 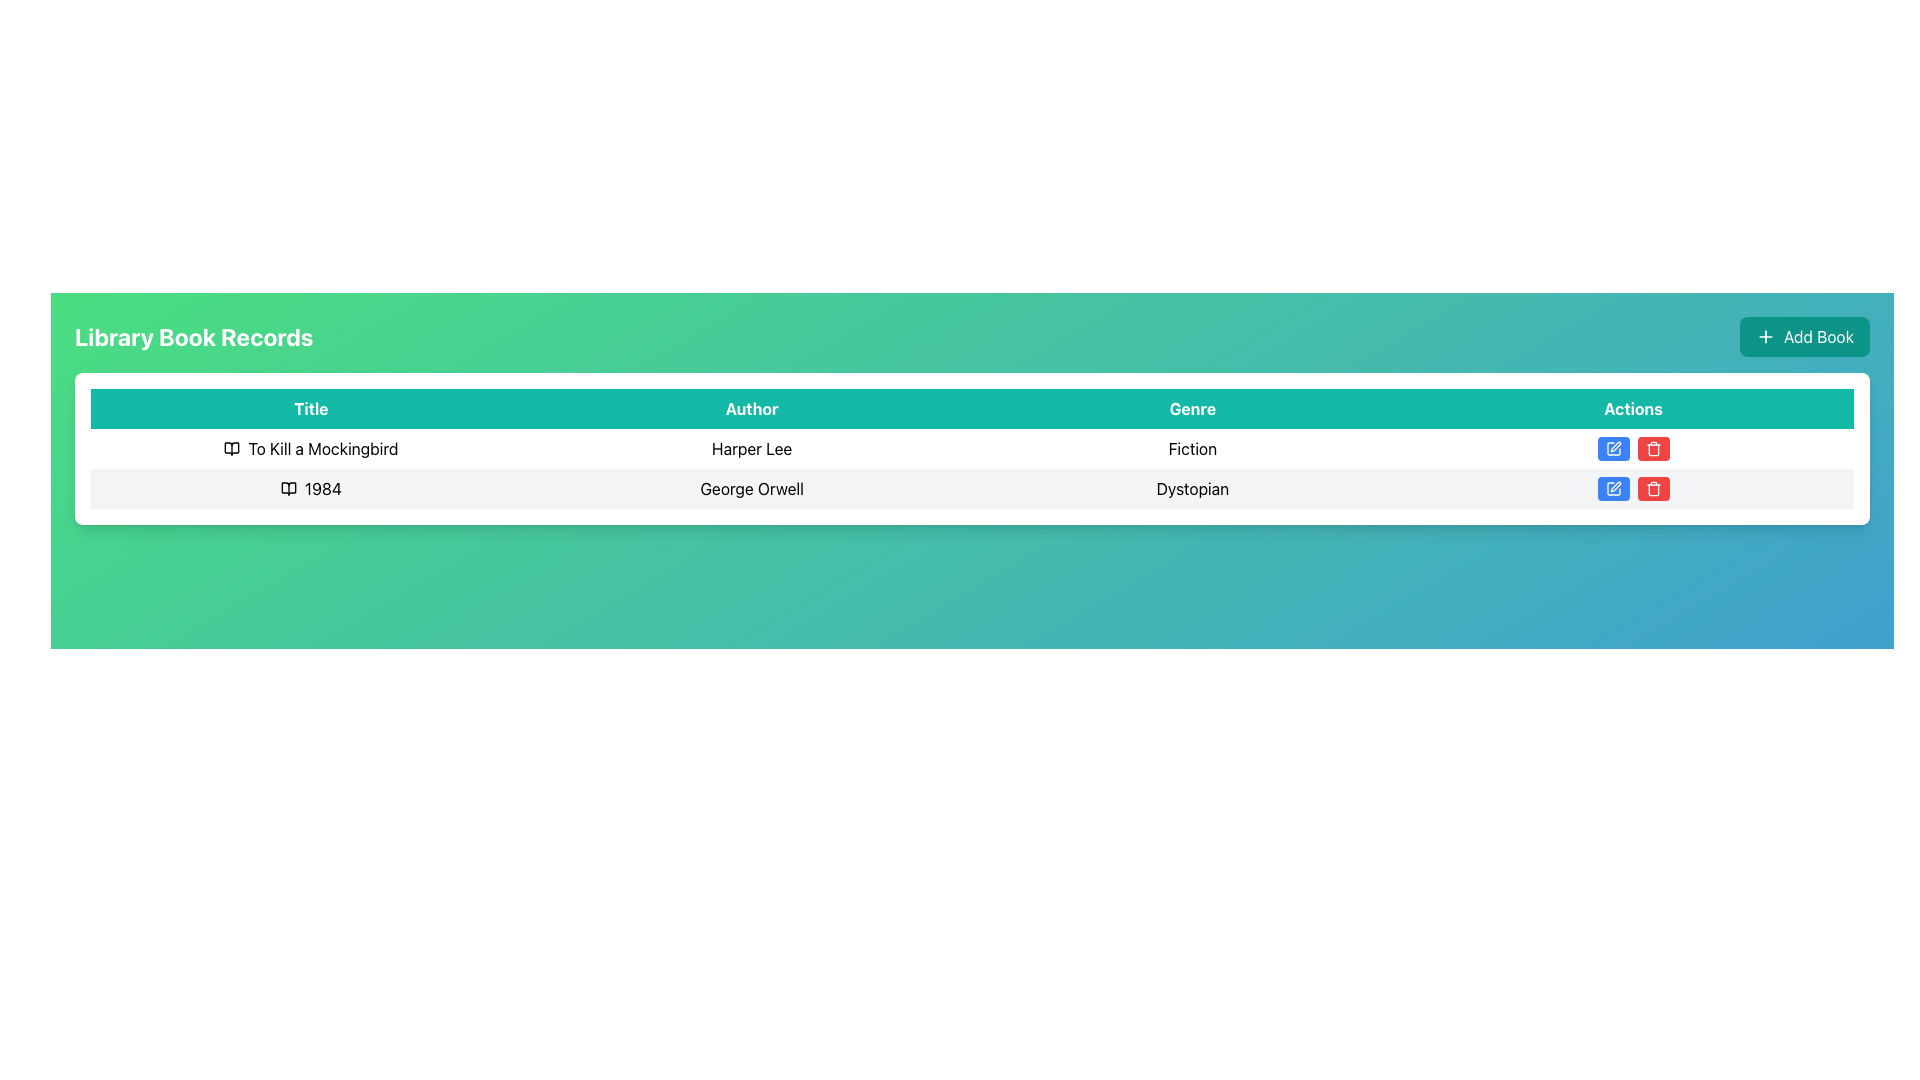 What do you see at coordinates (323, 447) in the screenshot?
I see `book title displayed in the Text Label for 'To Kill a Mockingbird', located in the 'Title' column of the first row within the table labeled 'Library Book Records'` at bounding box center [323, 447].